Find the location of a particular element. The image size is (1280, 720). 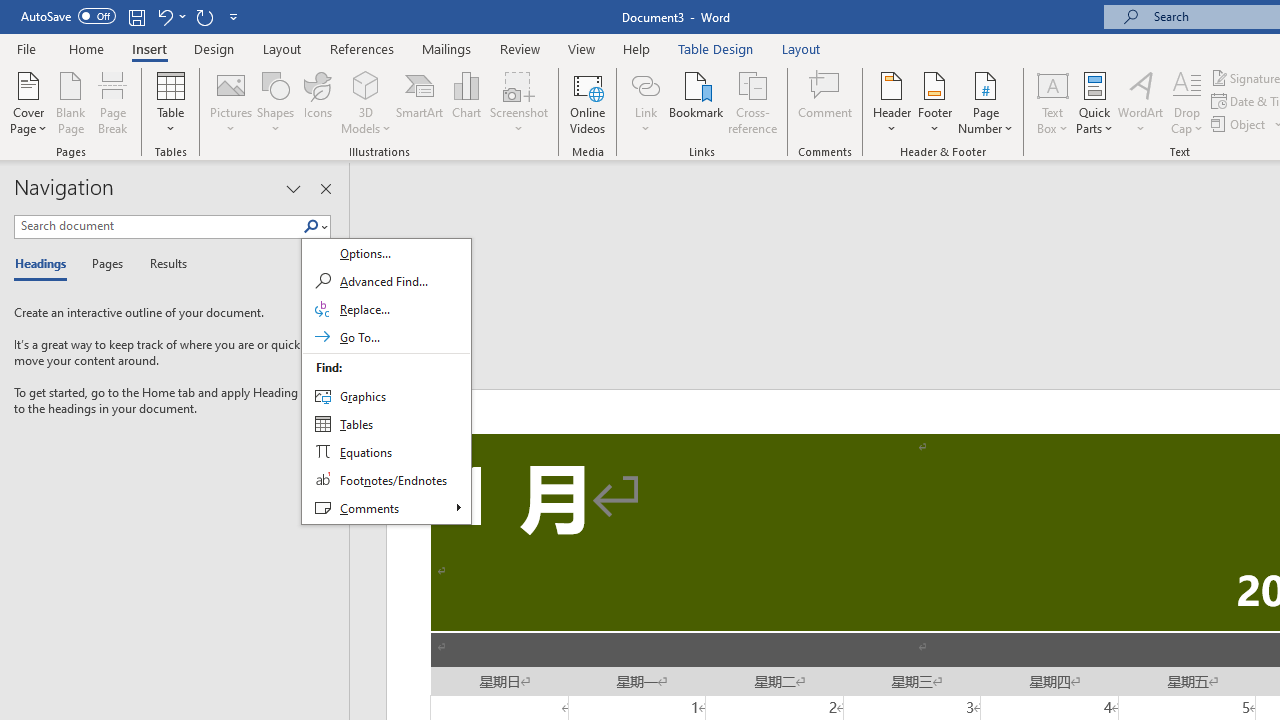

'Chart...' is located at coordinates (465, 103).